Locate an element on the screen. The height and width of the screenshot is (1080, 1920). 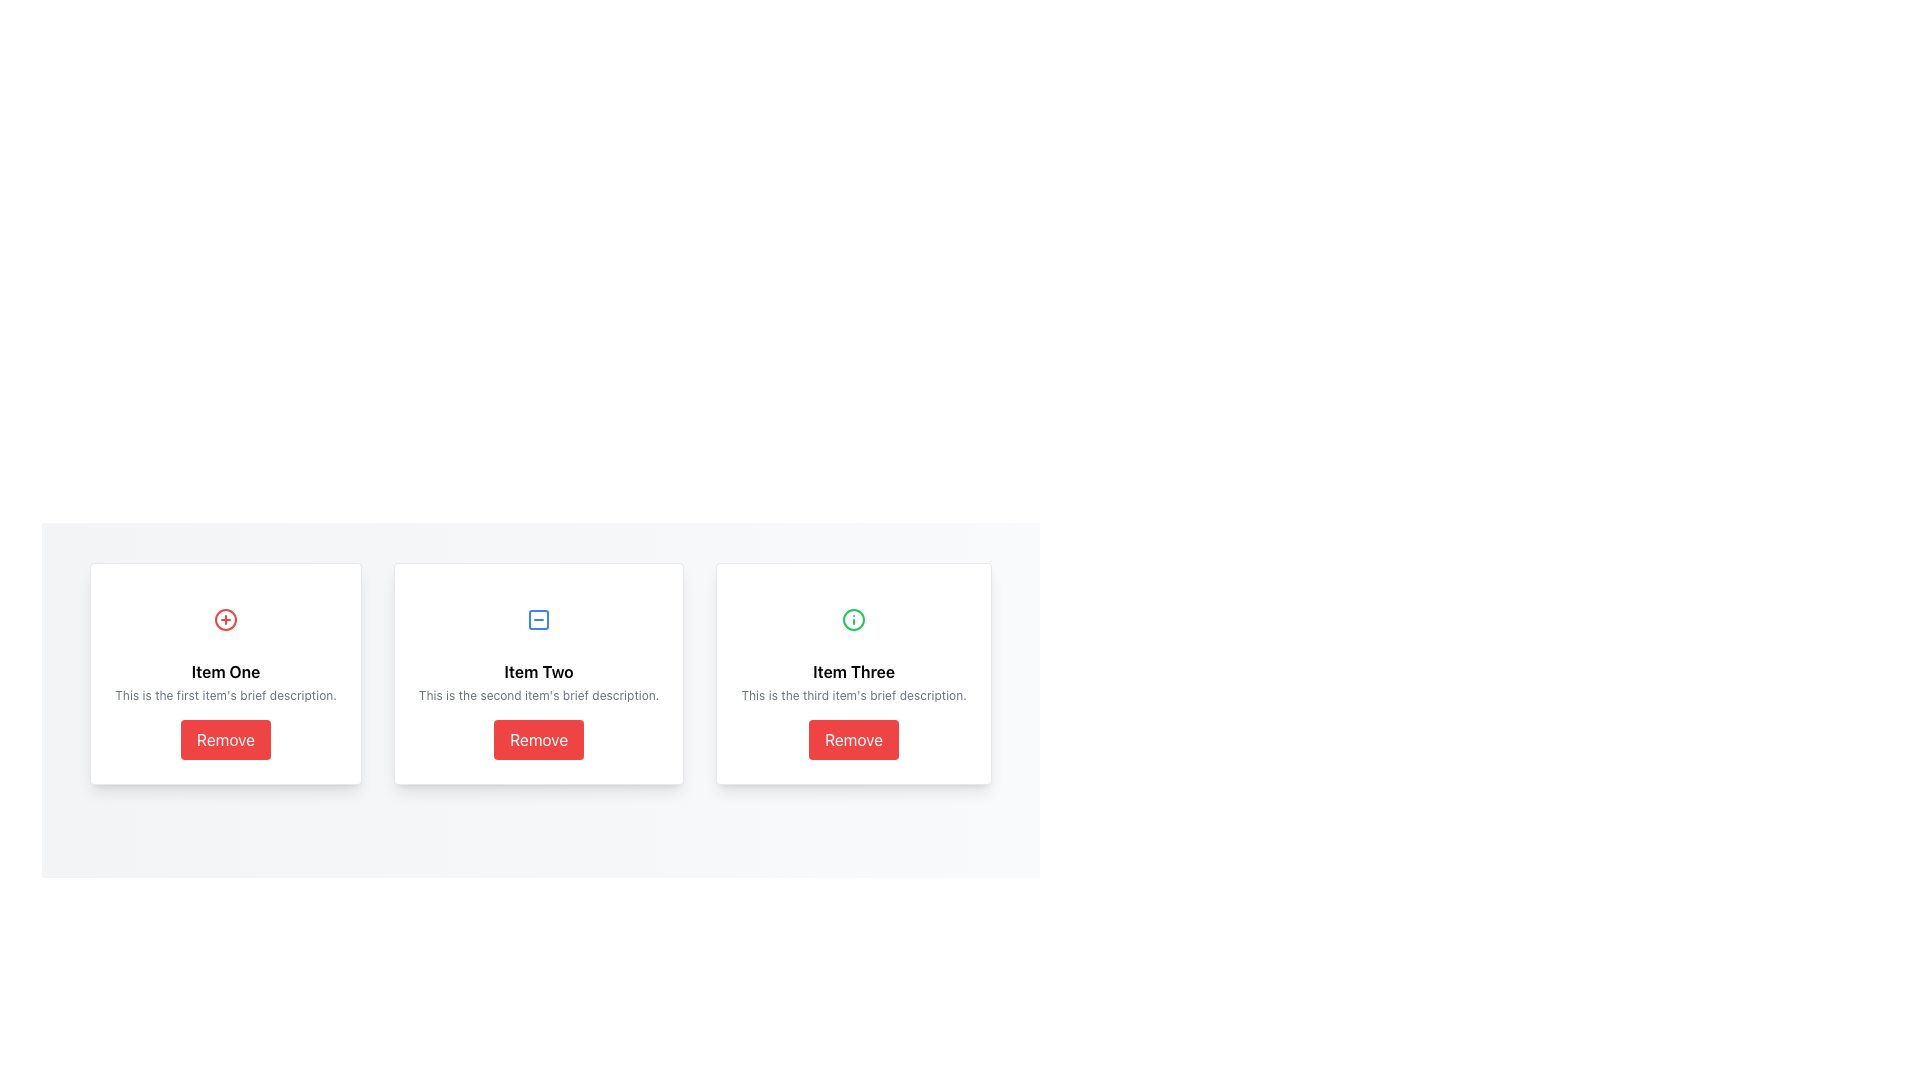
the Card component with a white background, rounded corners, centered green icon, bold text 'Item Three', and a red 'Remove' button located at the far-right of the row is located at coordinates (854, 674).